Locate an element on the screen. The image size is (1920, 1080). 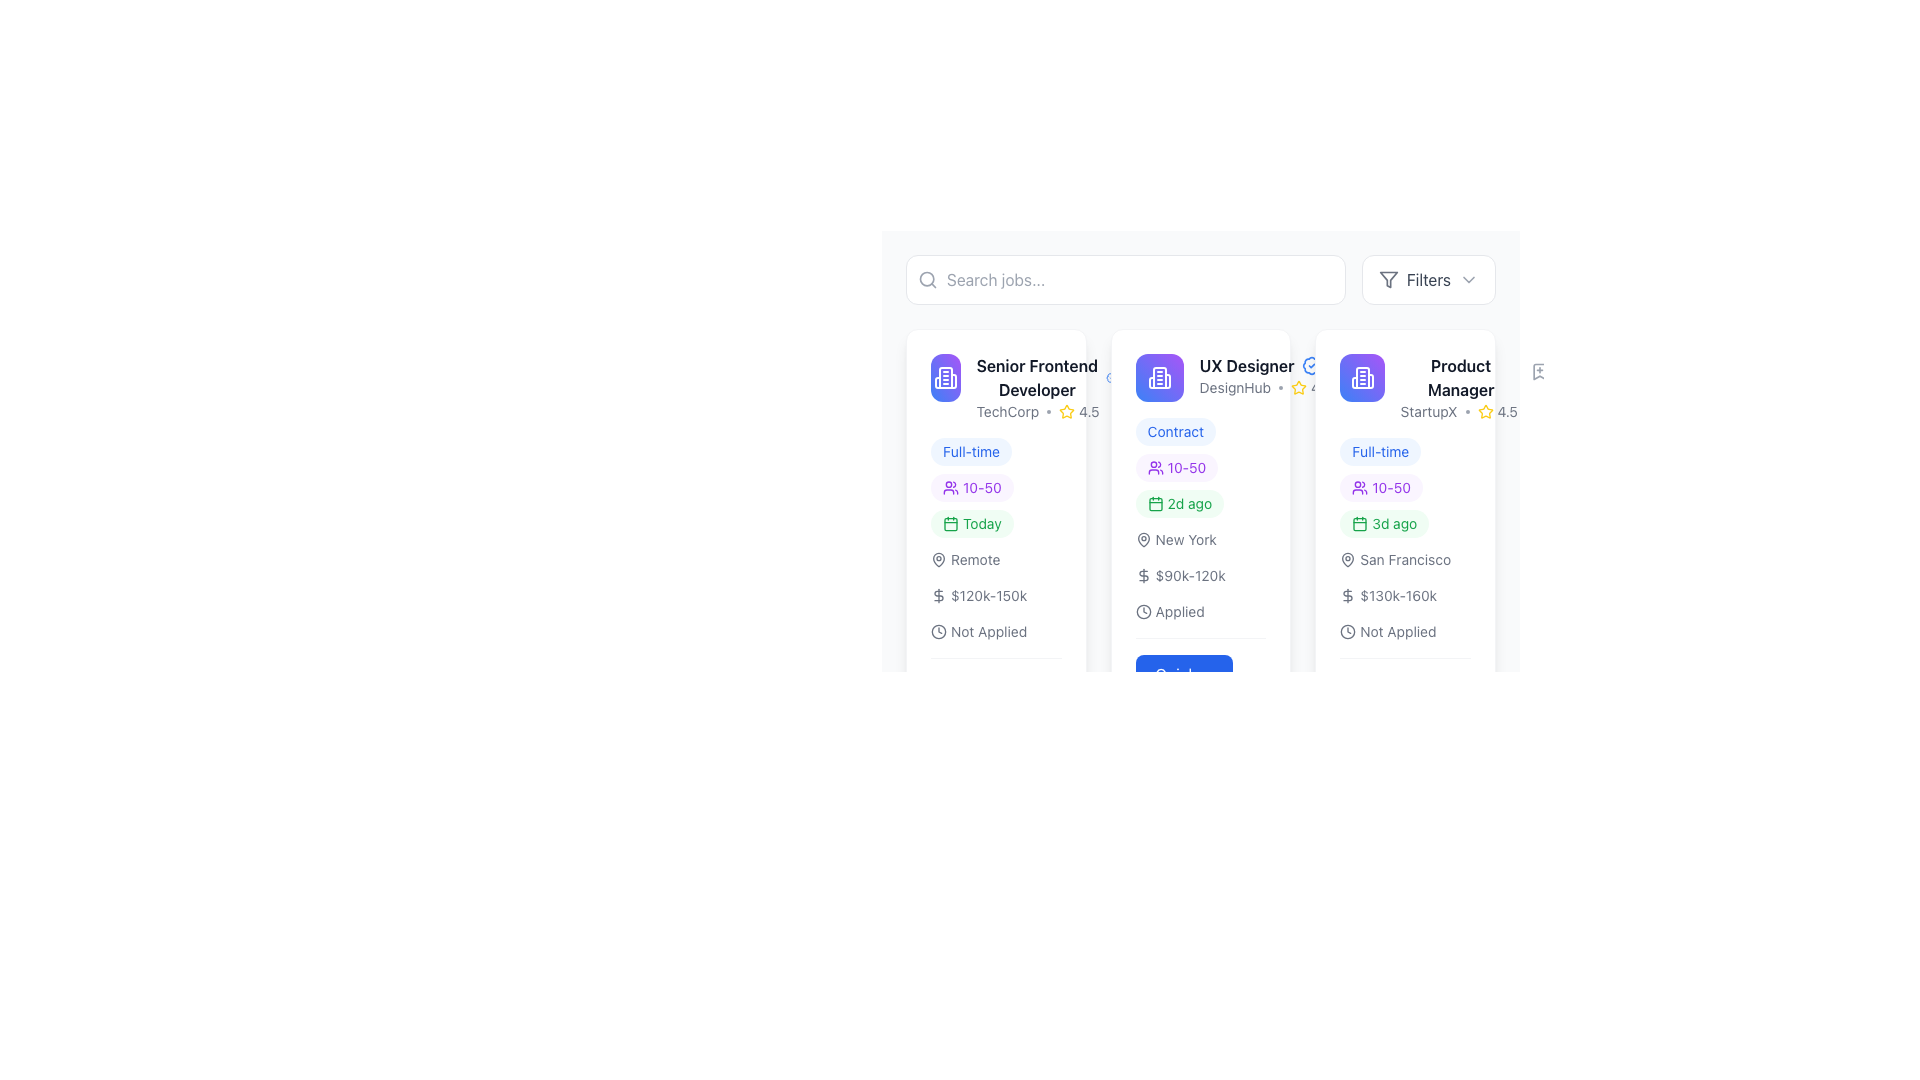
the Job Posting Summary element displaying 'Senior Frontend Developer' at TechCorp with a rating of '4.5' is located at coordinates (1024, 388).